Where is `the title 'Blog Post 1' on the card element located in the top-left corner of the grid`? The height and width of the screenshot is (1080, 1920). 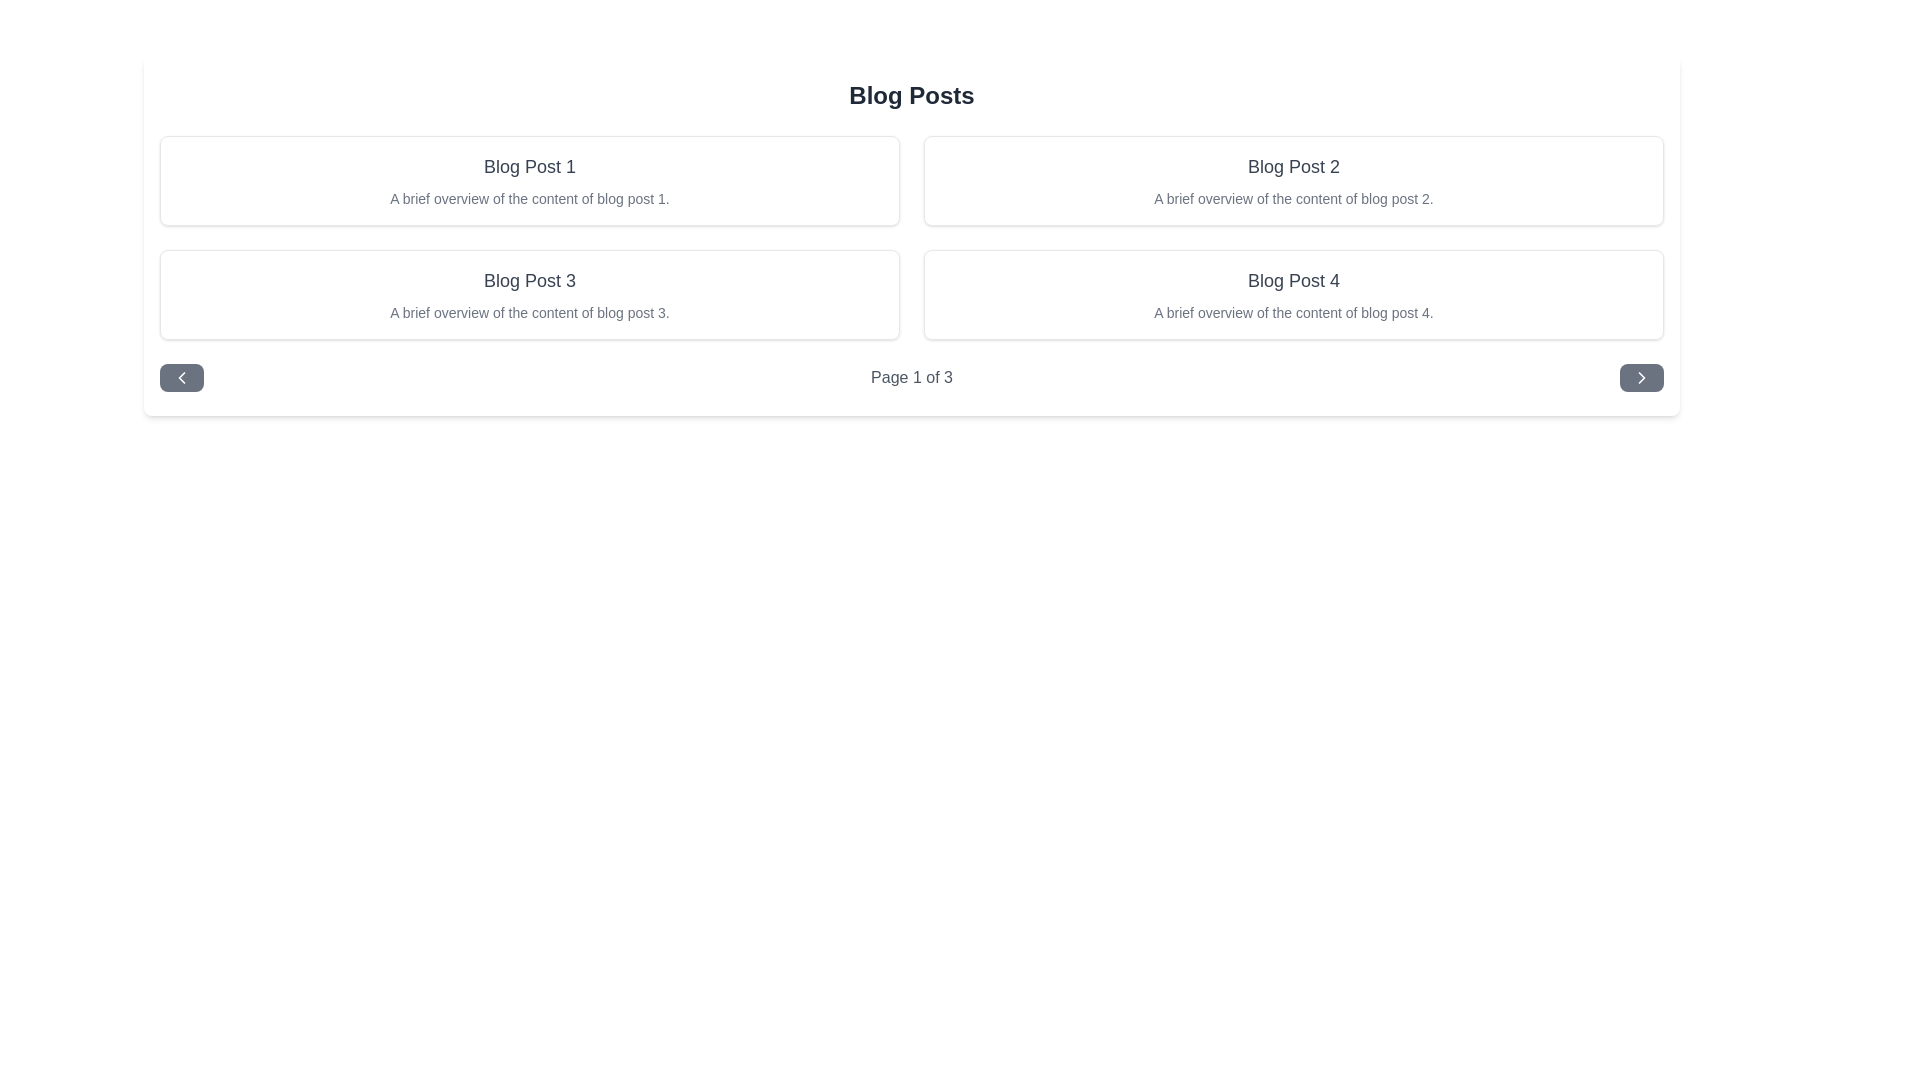 the title 'Blog Post 1' on the card element located in the top-left corner of the grid is located at coordinates (529, 181).